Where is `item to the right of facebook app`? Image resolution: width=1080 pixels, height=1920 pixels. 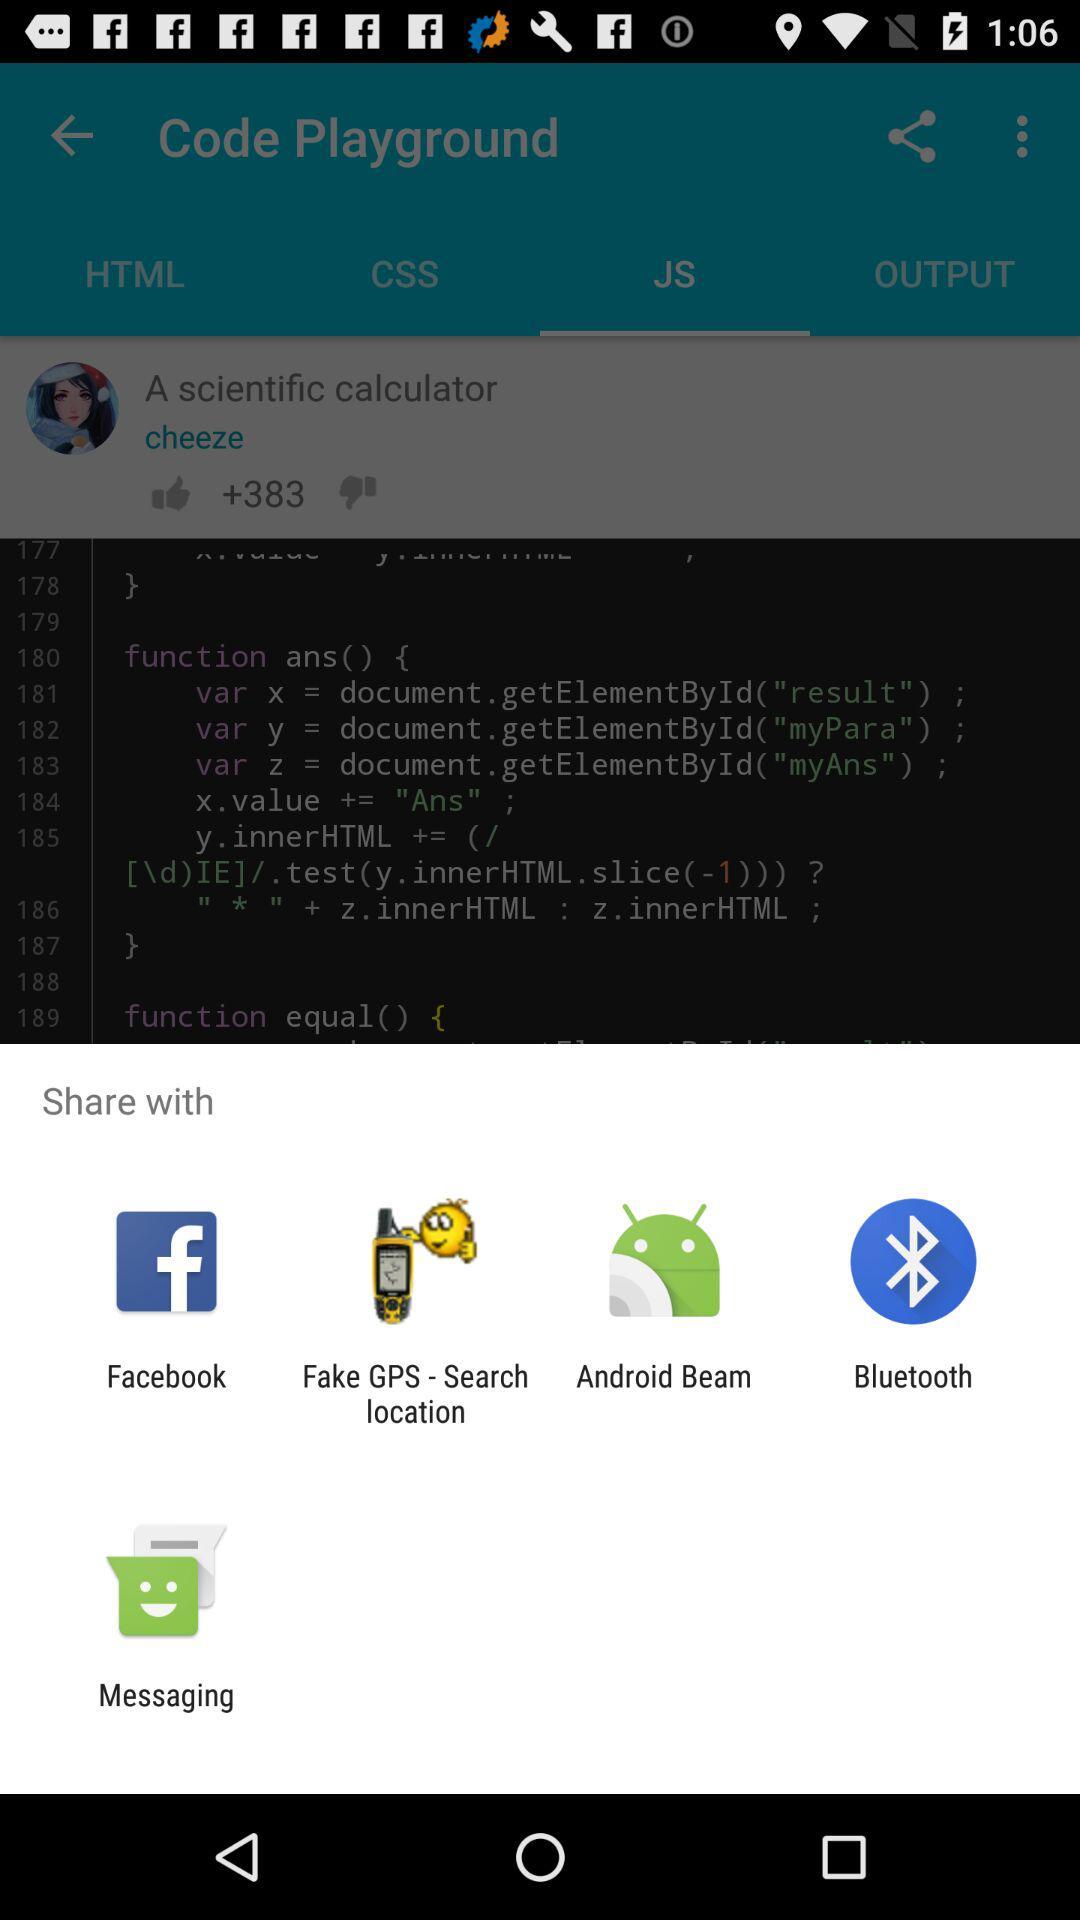 item to the right of facebook app is located at coordinates (414, 1392).